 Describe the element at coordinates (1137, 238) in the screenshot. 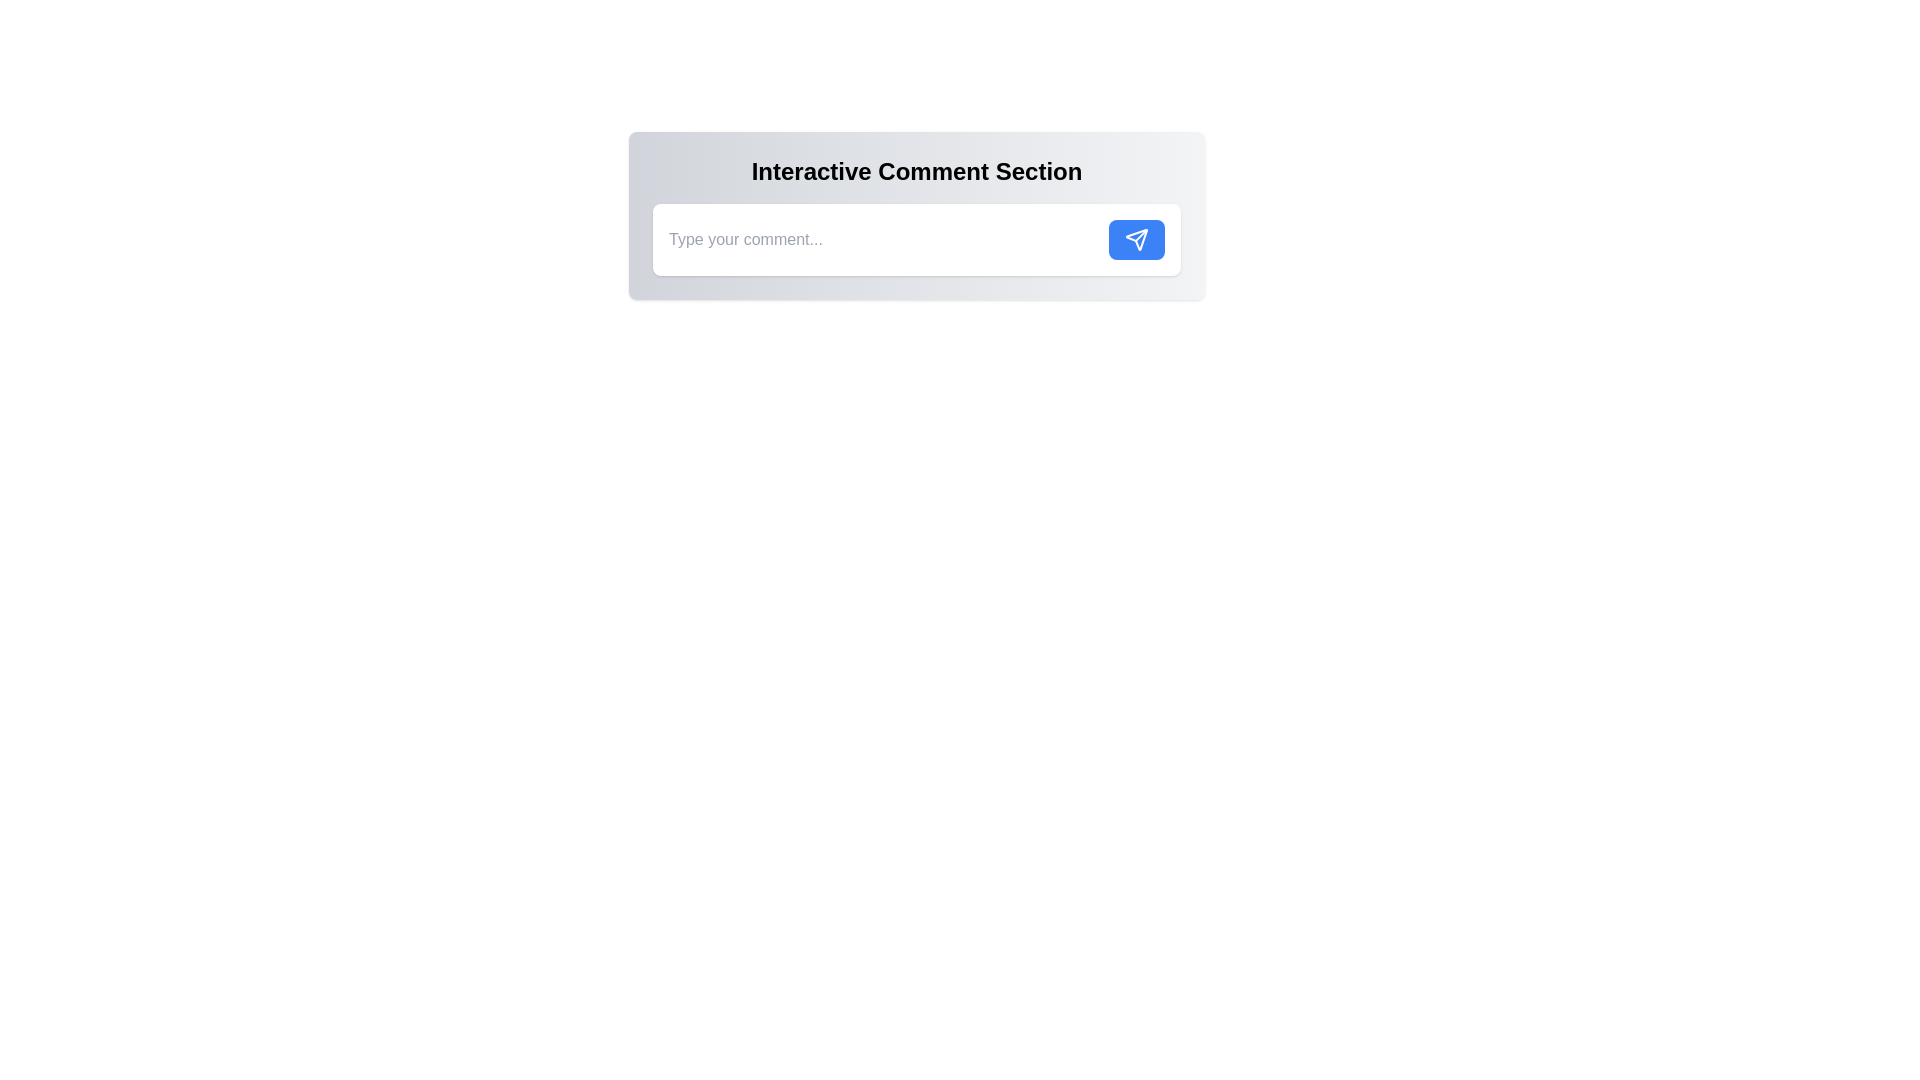

I see `the send icon button, which is part of a button UI component` at that location.